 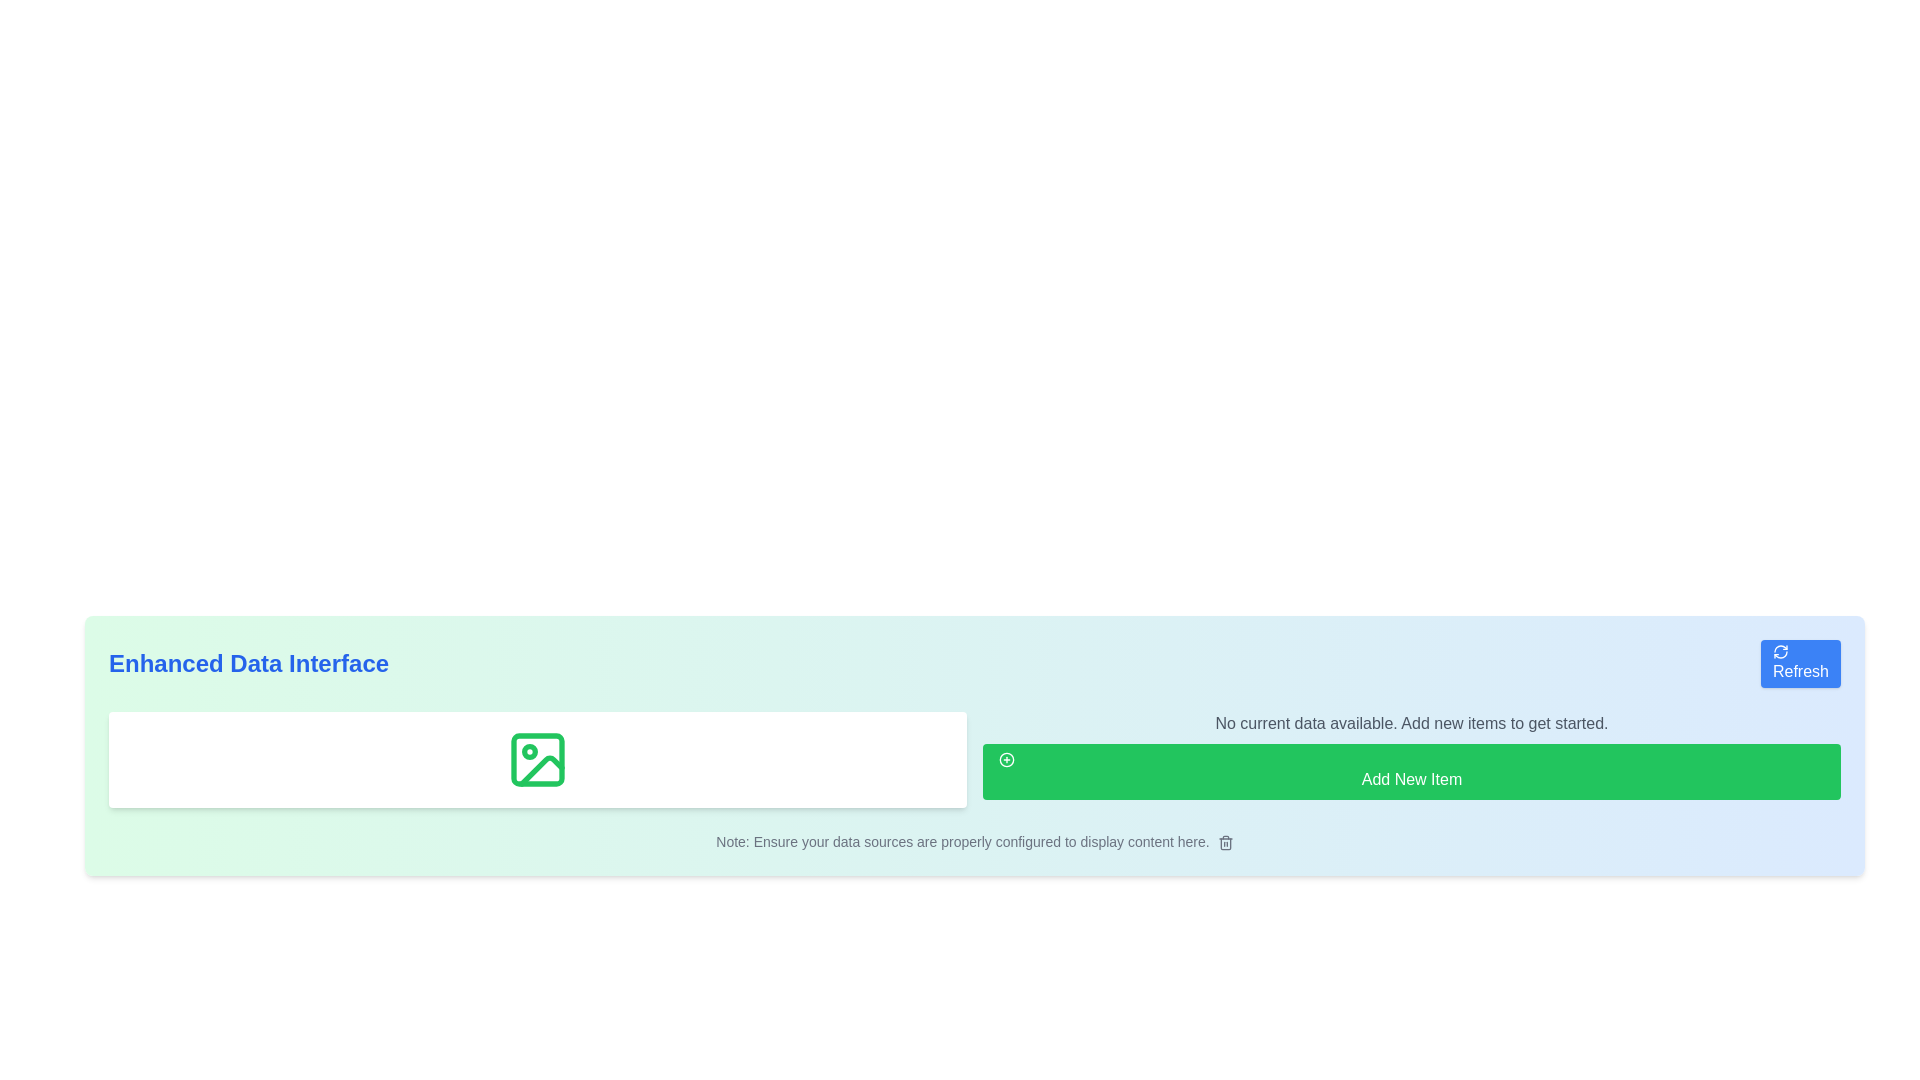 What do you see at coordinates (1007, 759) in the screenshot?
I see `the circular icon with a plus sign inside it, located within the 'Add New Item' green button, positioned to the left of the text label` at bounding box center [1007, 759].